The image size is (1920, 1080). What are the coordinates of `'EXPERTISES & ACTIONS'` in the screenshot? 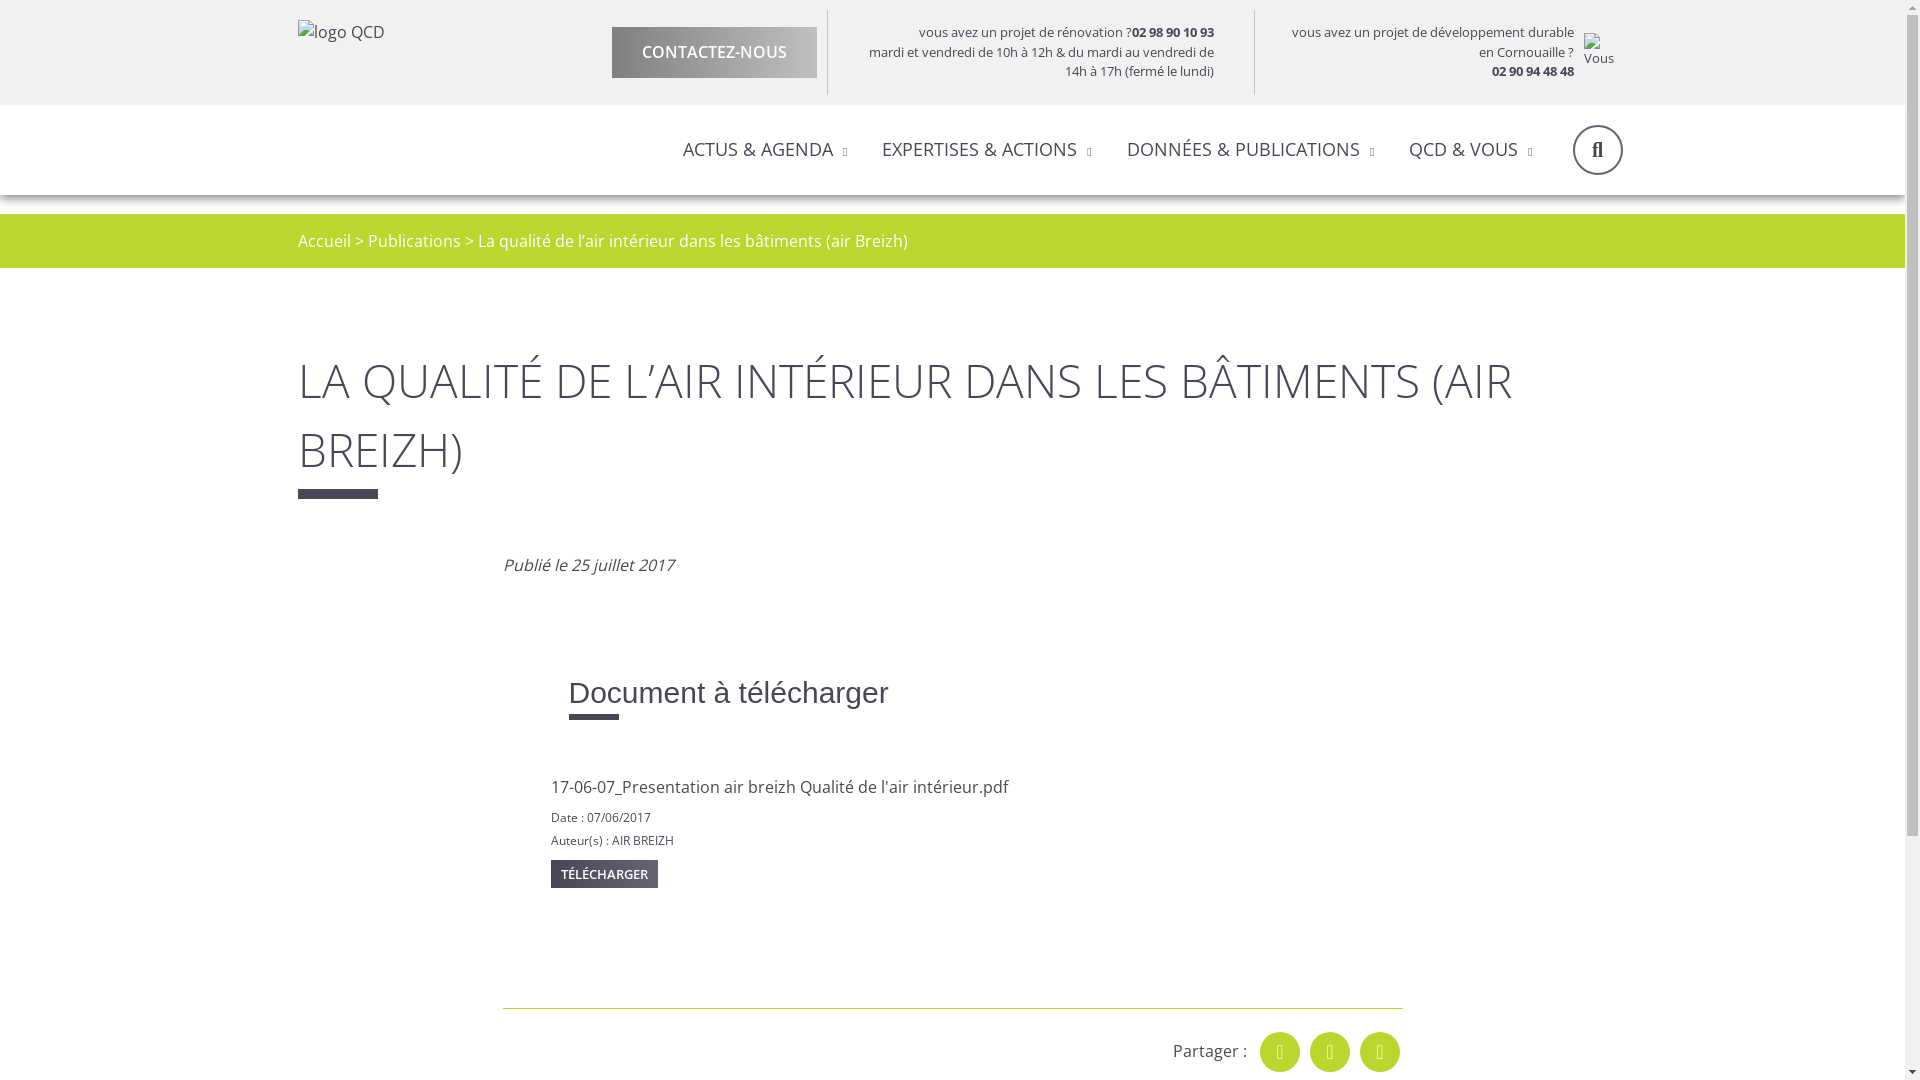 It's located at (979, 148).